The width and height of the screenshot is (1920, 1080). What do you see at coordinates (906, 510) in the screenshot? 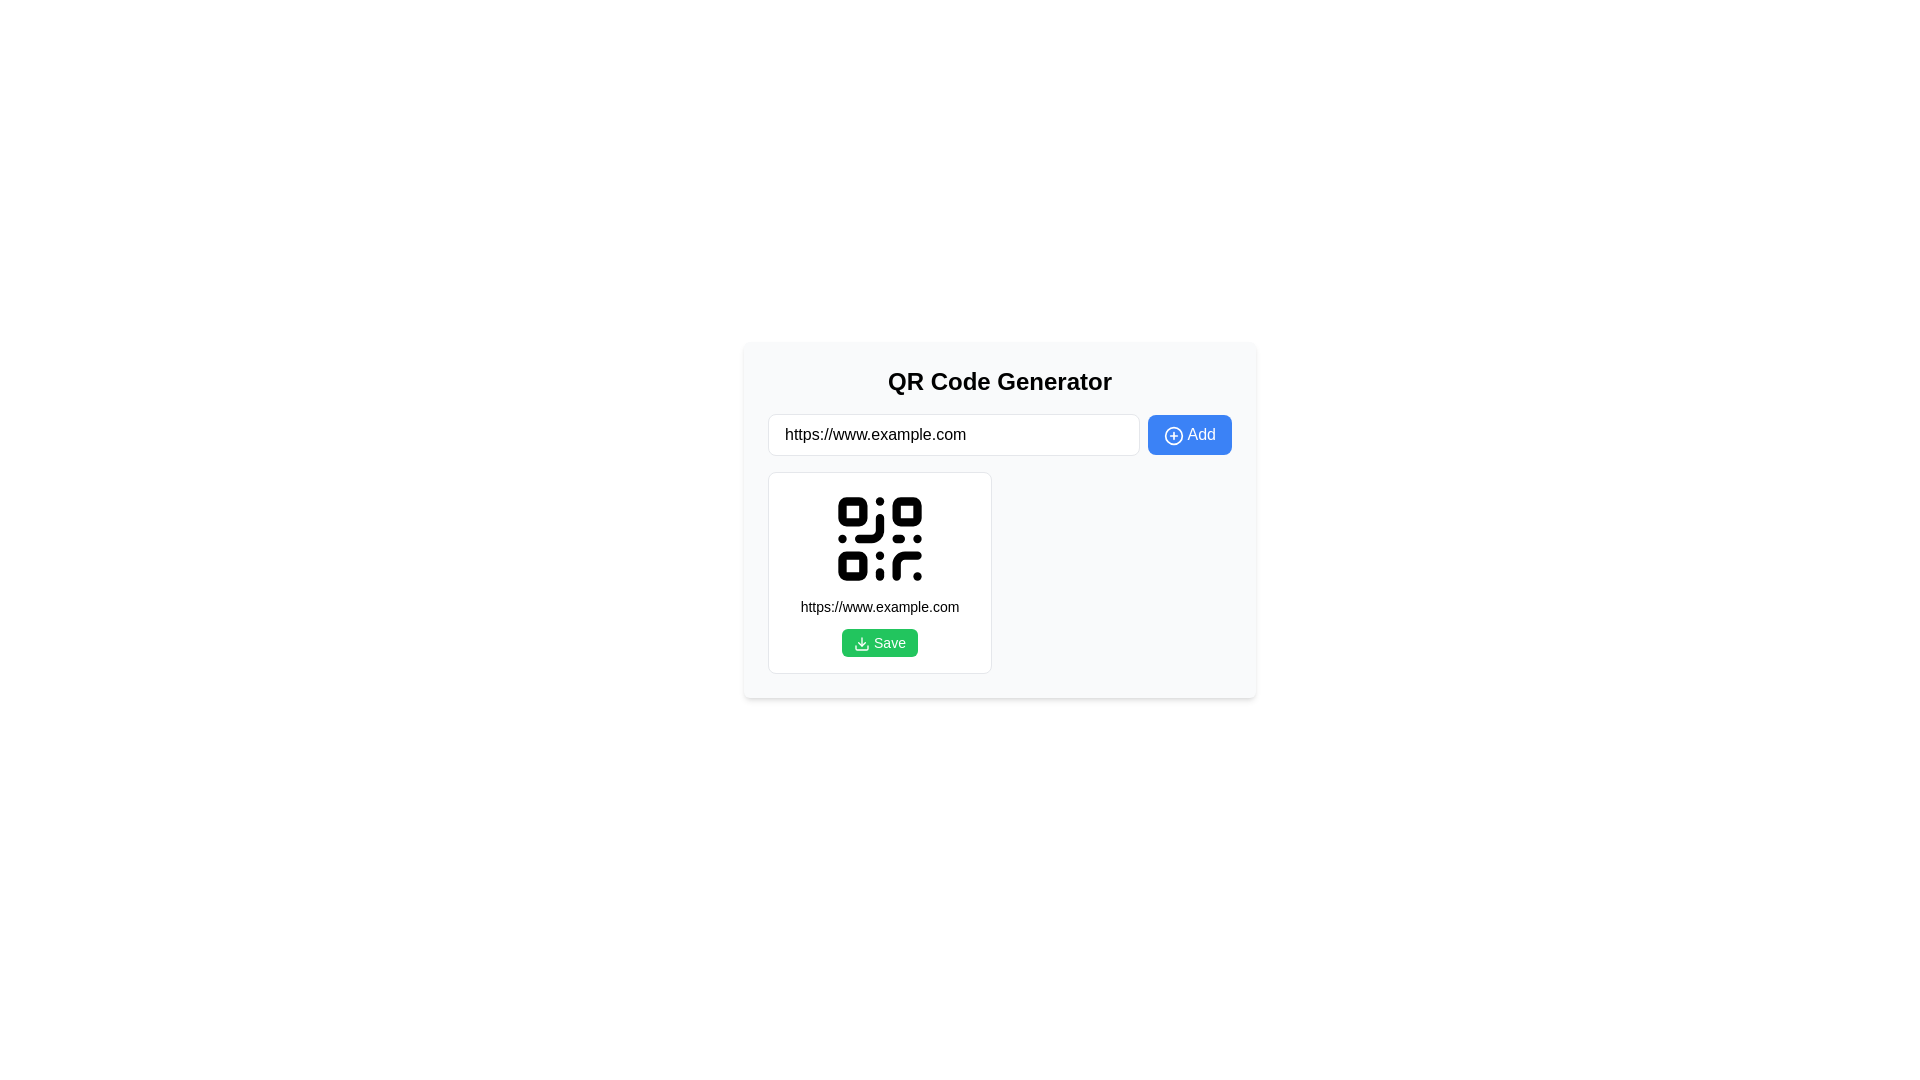
I see `the small square with rounded corners located near the upper right of the QR code, specifically the second square in the first row of three internal blocks` at bounding box center [906, 510].